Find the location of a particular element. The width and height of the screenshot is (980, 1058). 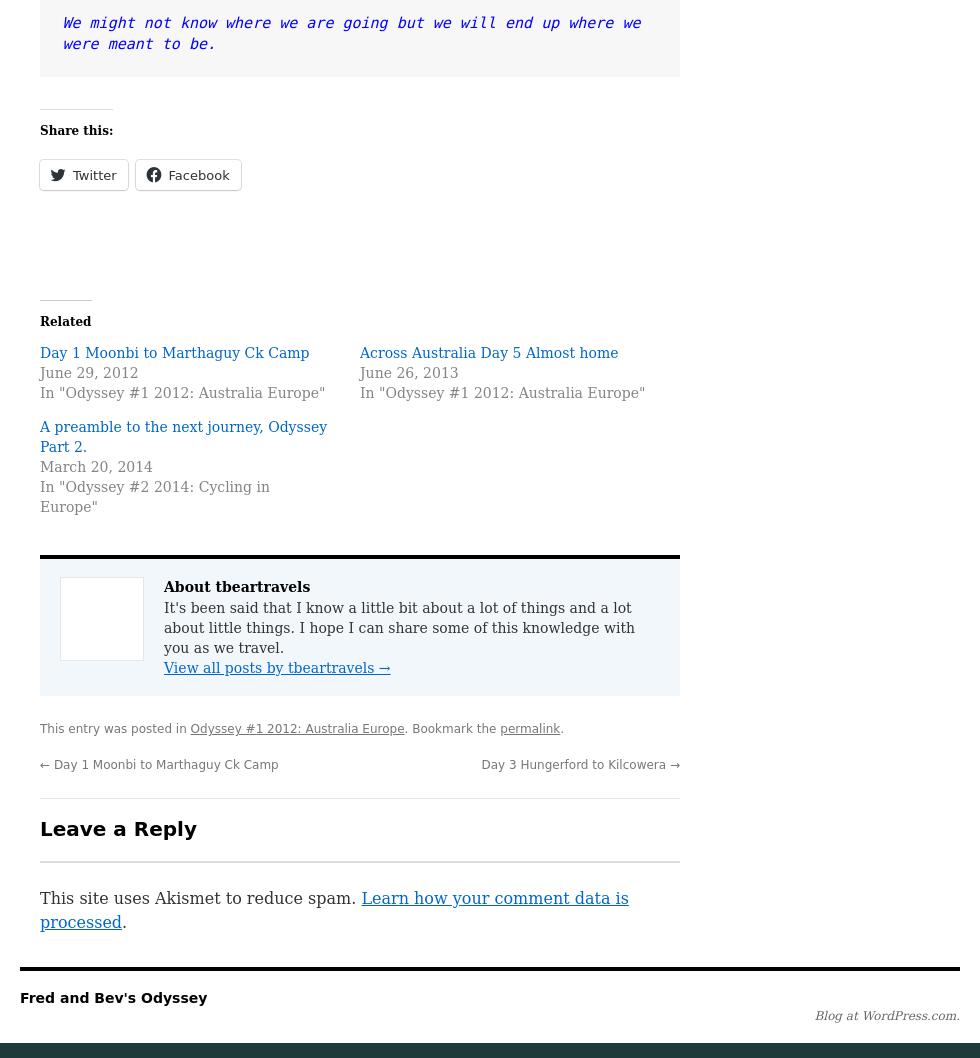

'Related' is located at coordinates (39, 320).